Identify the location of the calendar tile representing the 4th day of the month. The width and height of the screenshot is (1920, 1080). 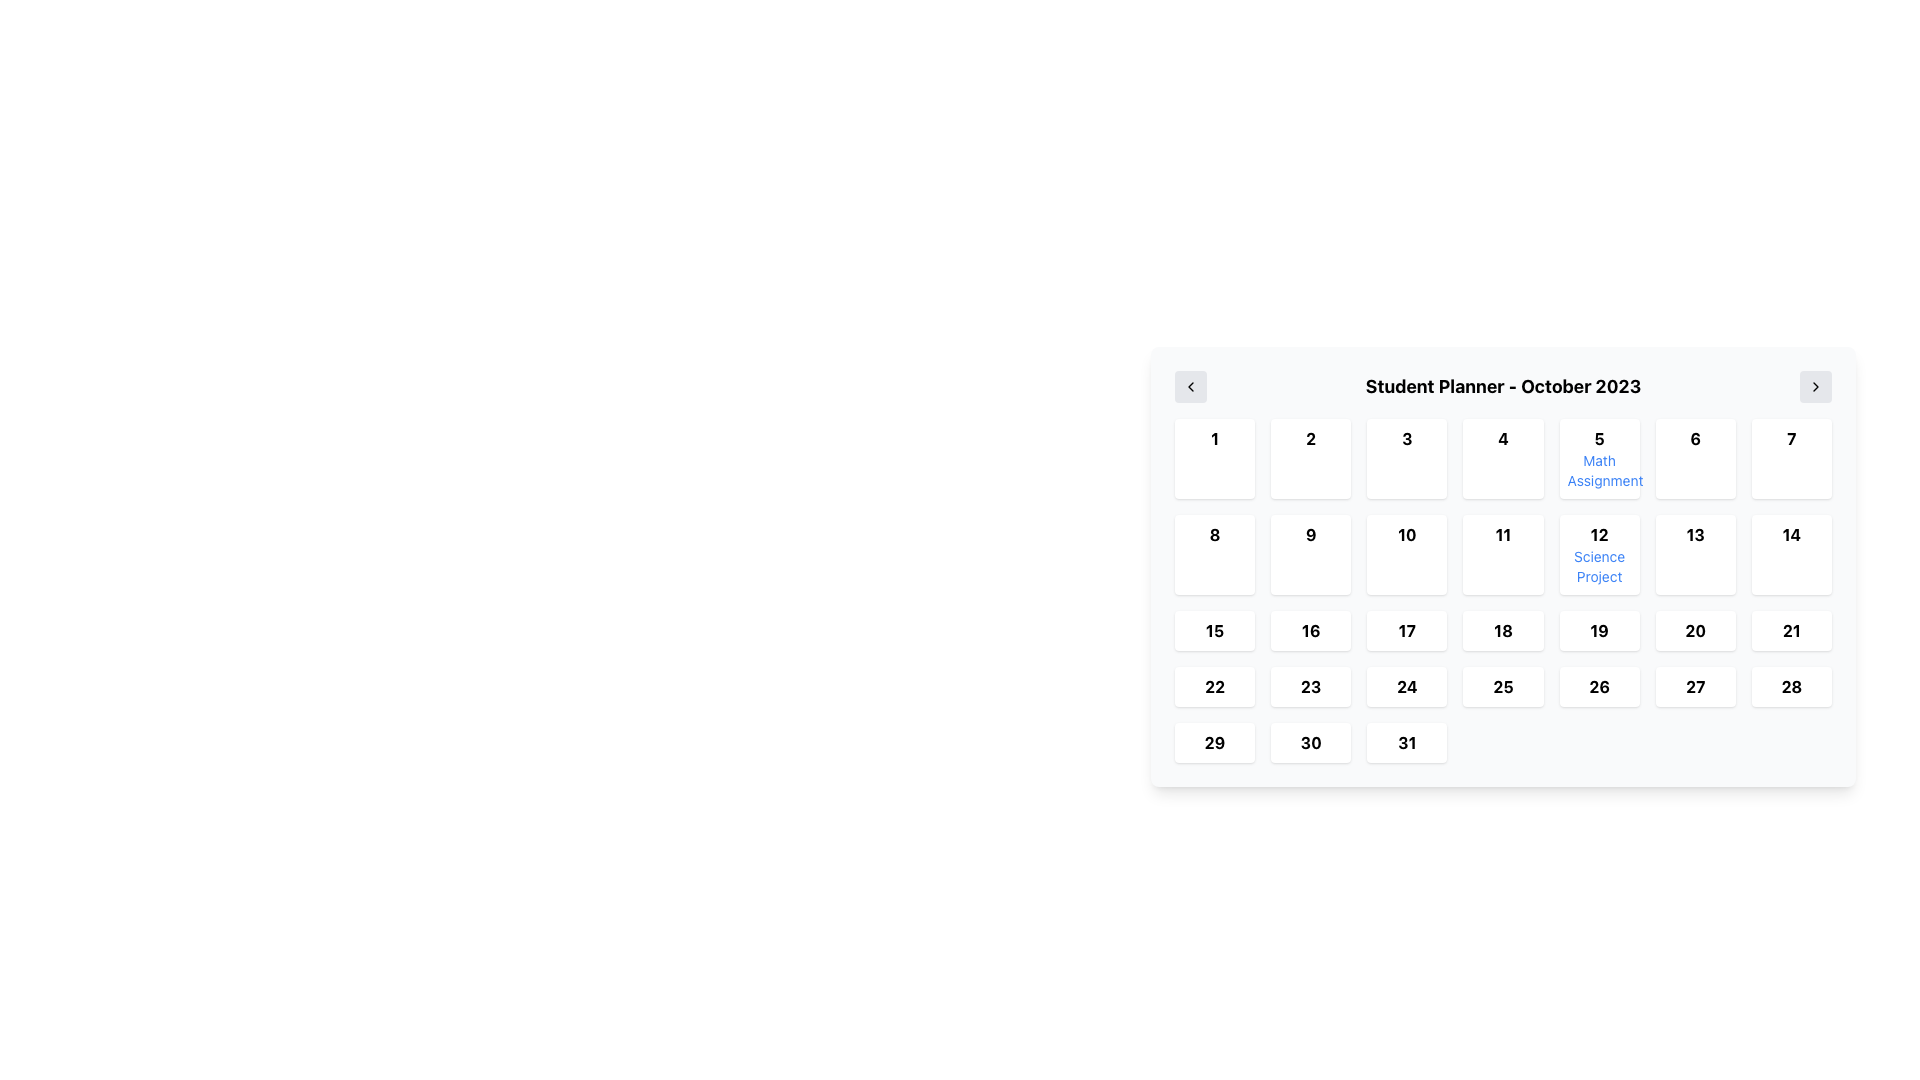
(1503, 459).